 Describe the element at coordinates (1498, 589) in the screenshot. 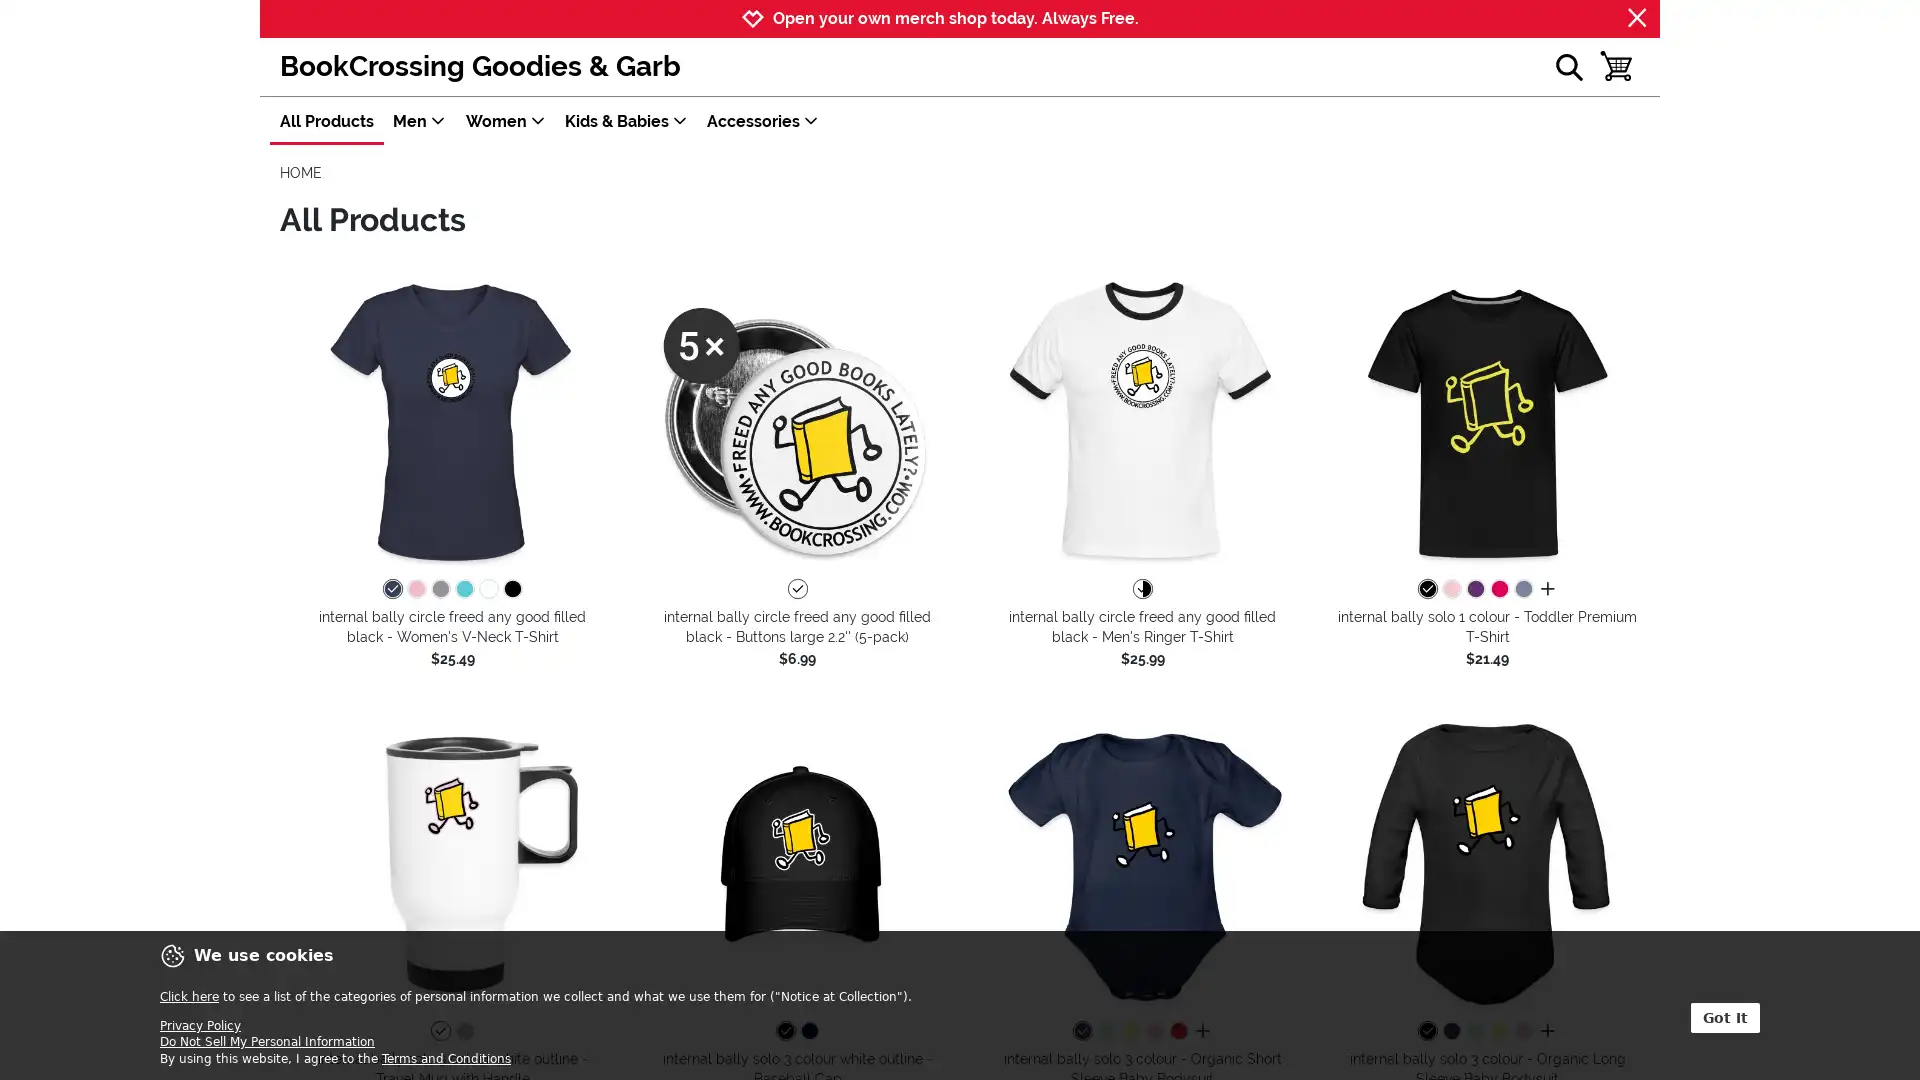

I see `dark pink` at that location.